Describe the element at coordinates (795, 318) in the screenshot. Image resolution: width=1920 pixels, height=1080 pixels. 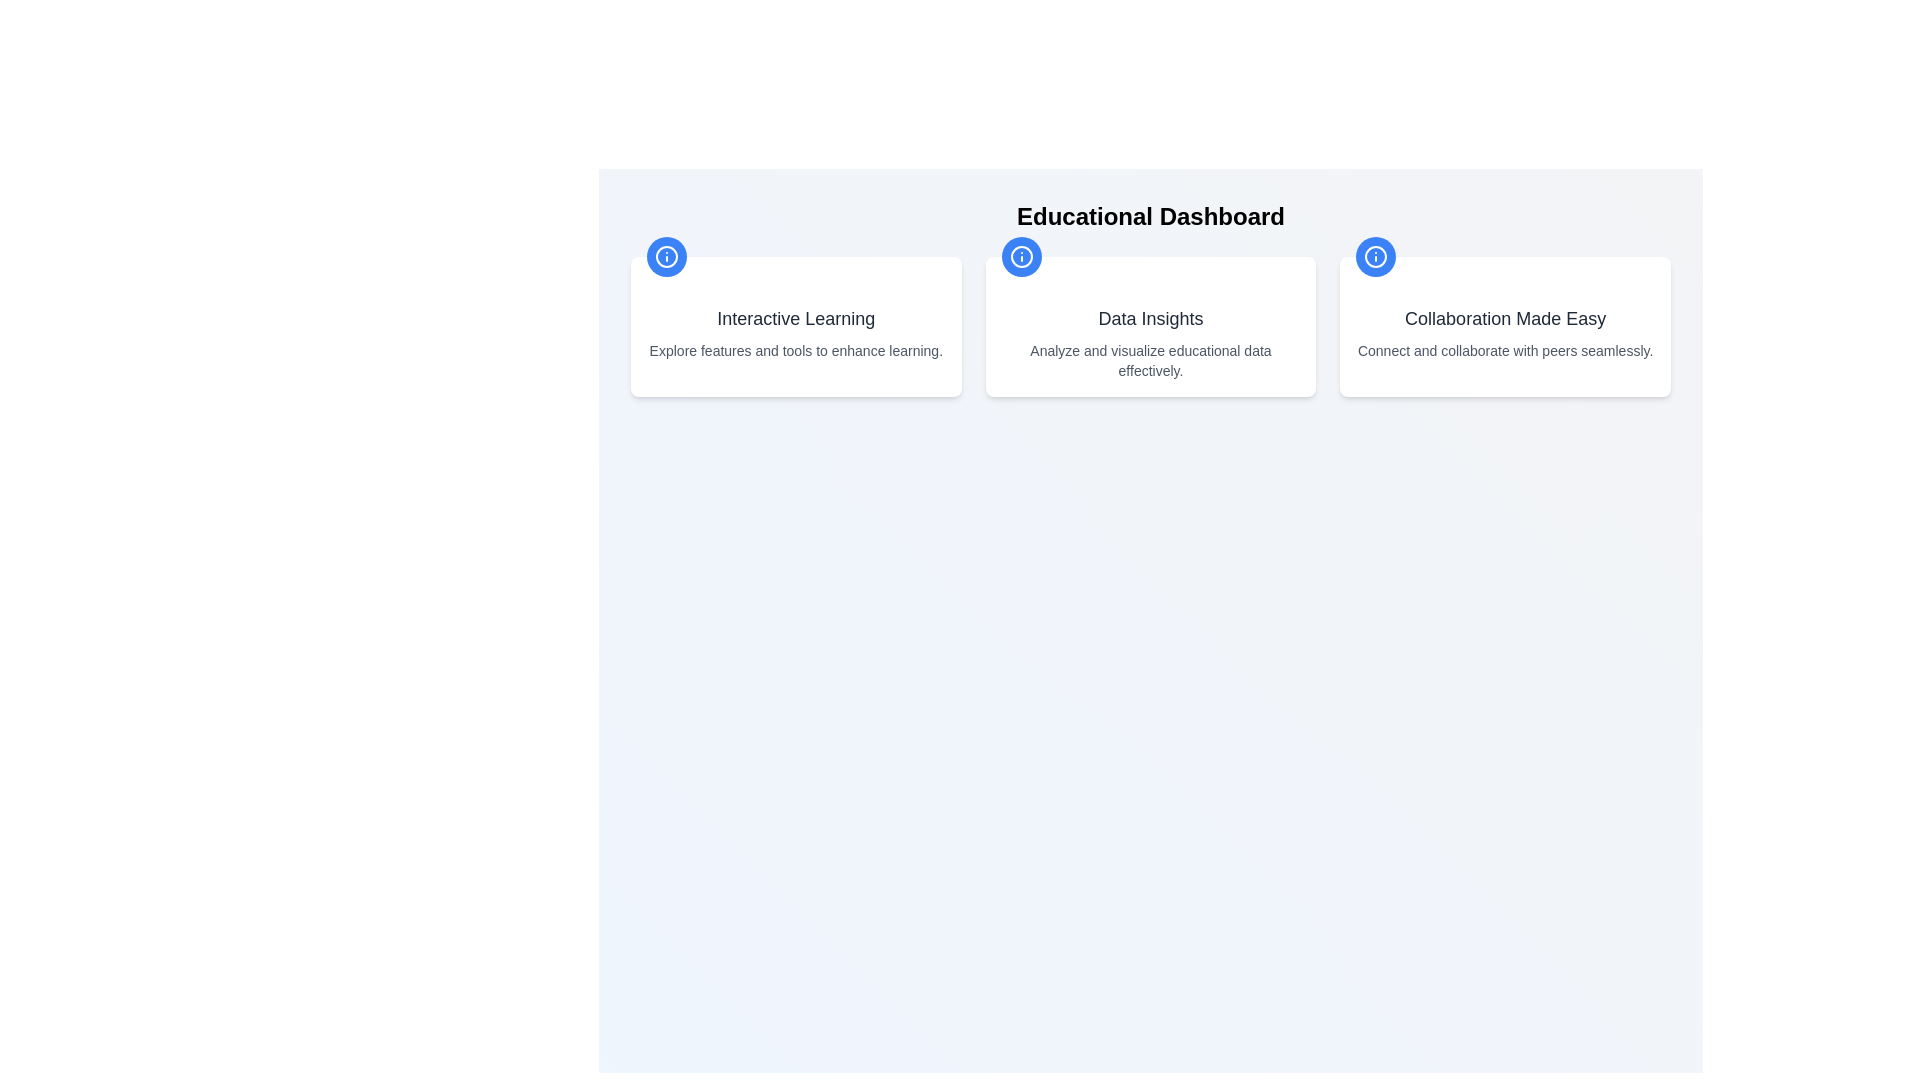
I see `the text element displaying 'Interactive Learning', which is the first title text in the leftmost card of three horizontally aligned cards, positioned above the smaller text block within a white rounded rectangle card` at that location.